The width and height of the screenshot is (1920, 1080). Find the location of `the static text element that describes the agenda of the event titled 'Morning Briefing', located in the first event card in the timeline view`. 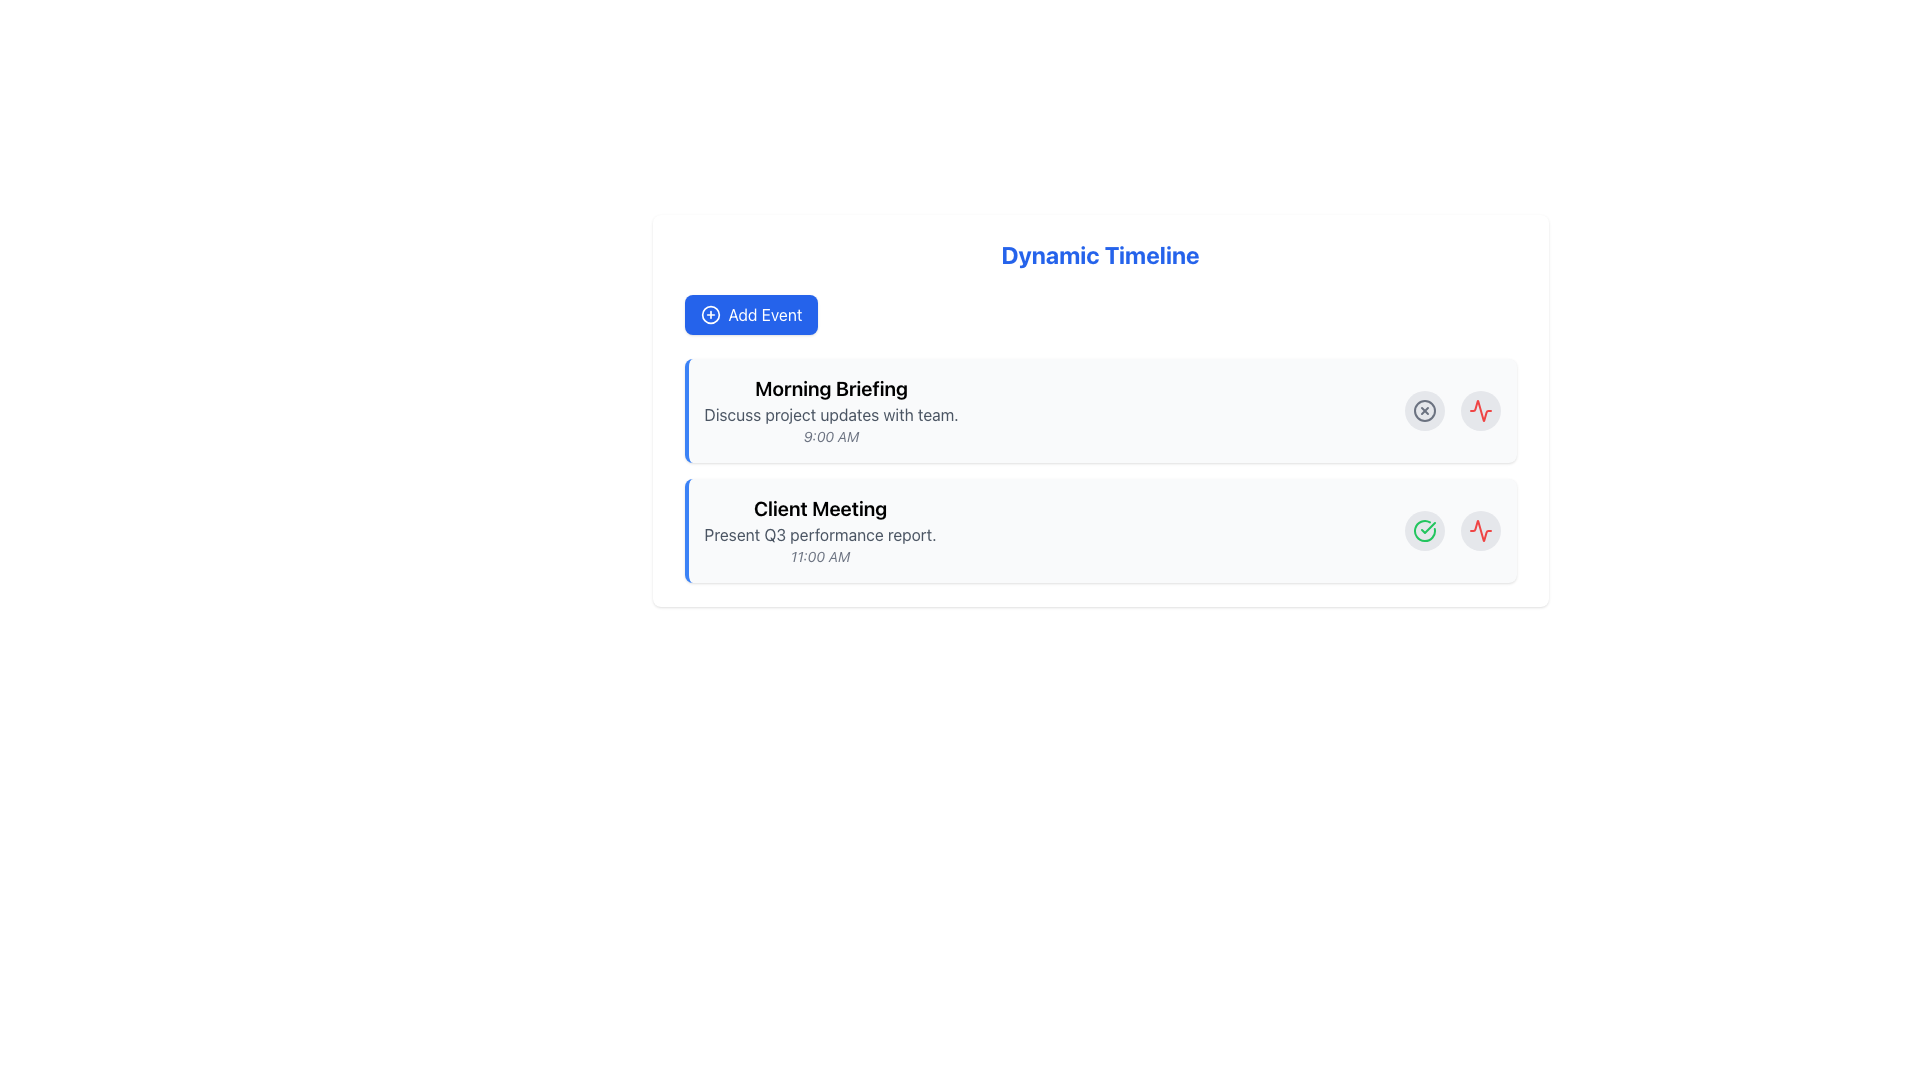

the static text element that describes the agenda of the event titled 'Morning Briefing', located in the first event card in the timeline view is located at coordinates (831, 414).